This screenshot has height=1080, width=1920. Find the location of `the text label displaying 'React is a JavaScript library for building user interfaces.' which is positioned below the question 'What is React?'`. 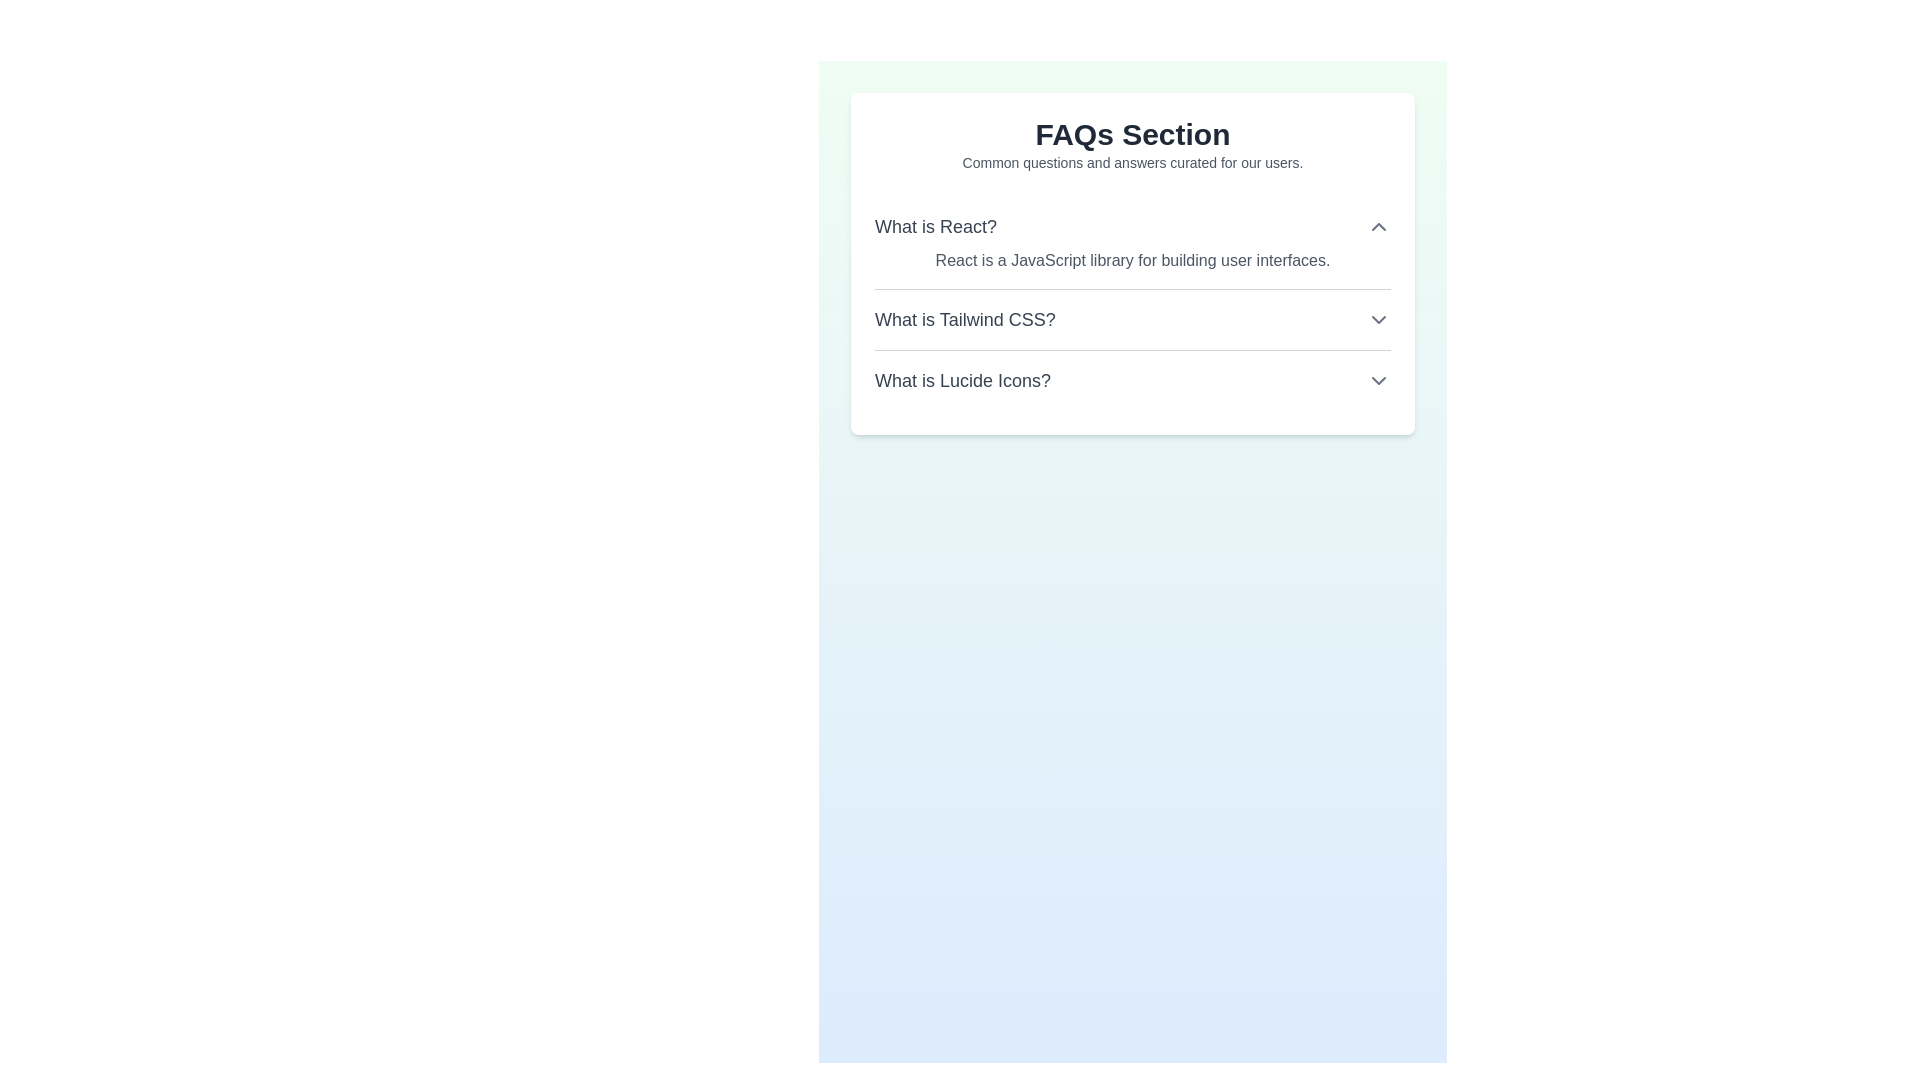

the text label displaying 'React is a JavaScript library for building user interfaces.' which is positioned below the question 'What is React?' is located at coordinates (1132, 260).